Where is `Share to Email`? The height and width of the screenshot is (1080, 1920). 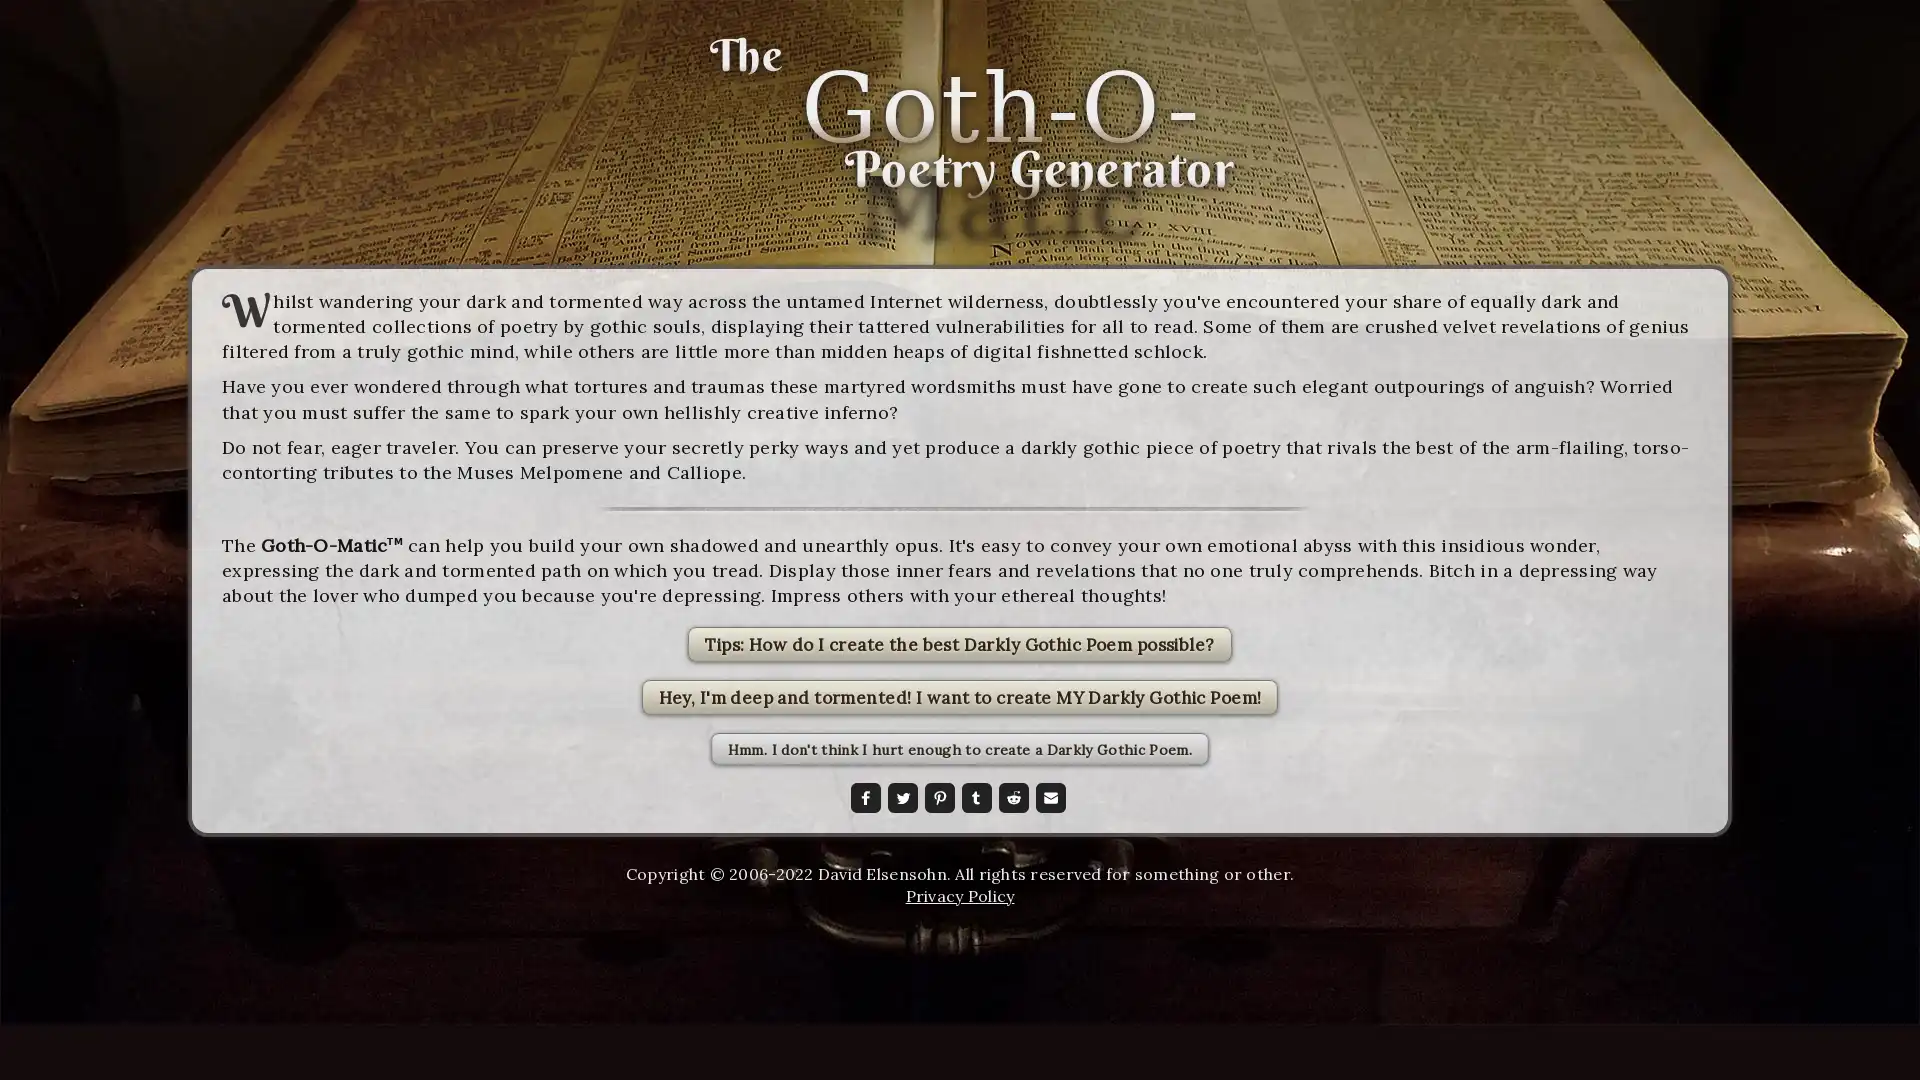
Share to Email is located at coordinates (1044, 796).